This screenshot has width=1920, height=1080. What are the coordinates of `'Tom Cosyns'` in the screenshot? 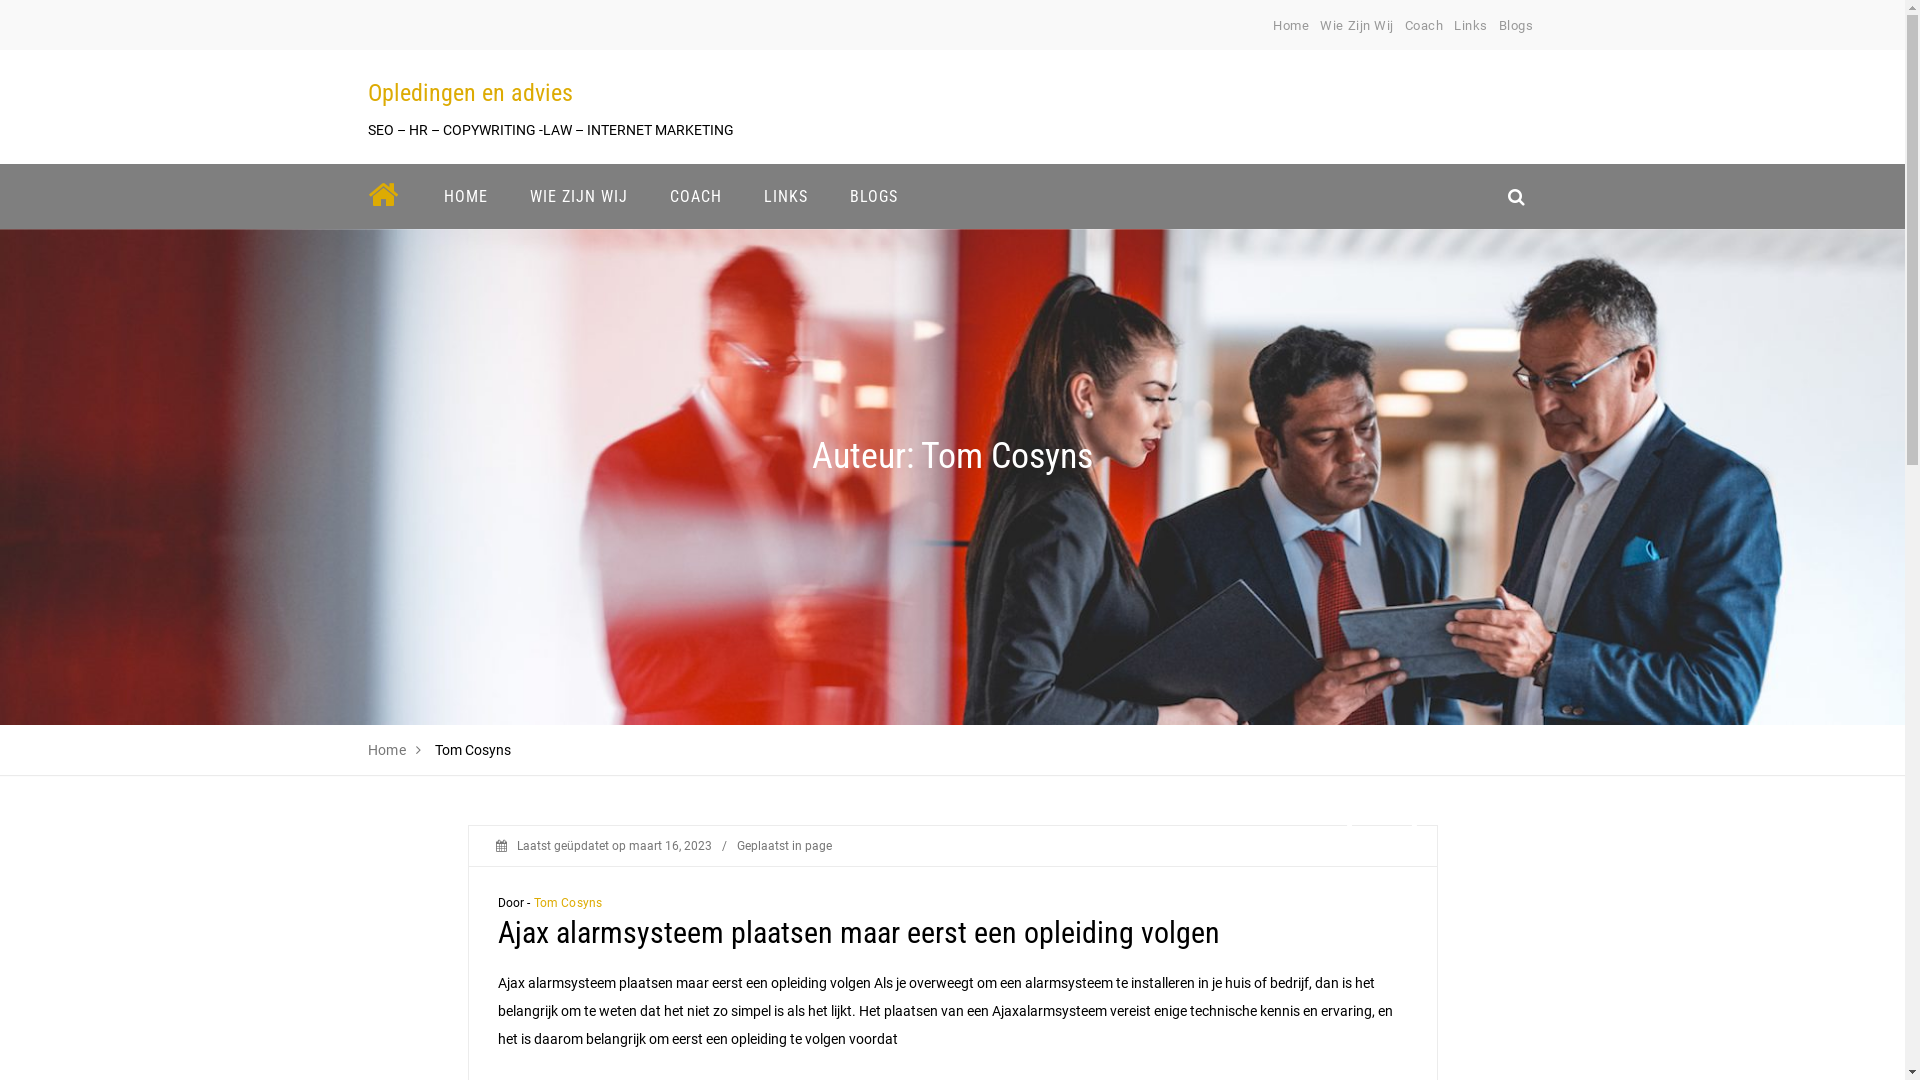 It's located at (567, 902).